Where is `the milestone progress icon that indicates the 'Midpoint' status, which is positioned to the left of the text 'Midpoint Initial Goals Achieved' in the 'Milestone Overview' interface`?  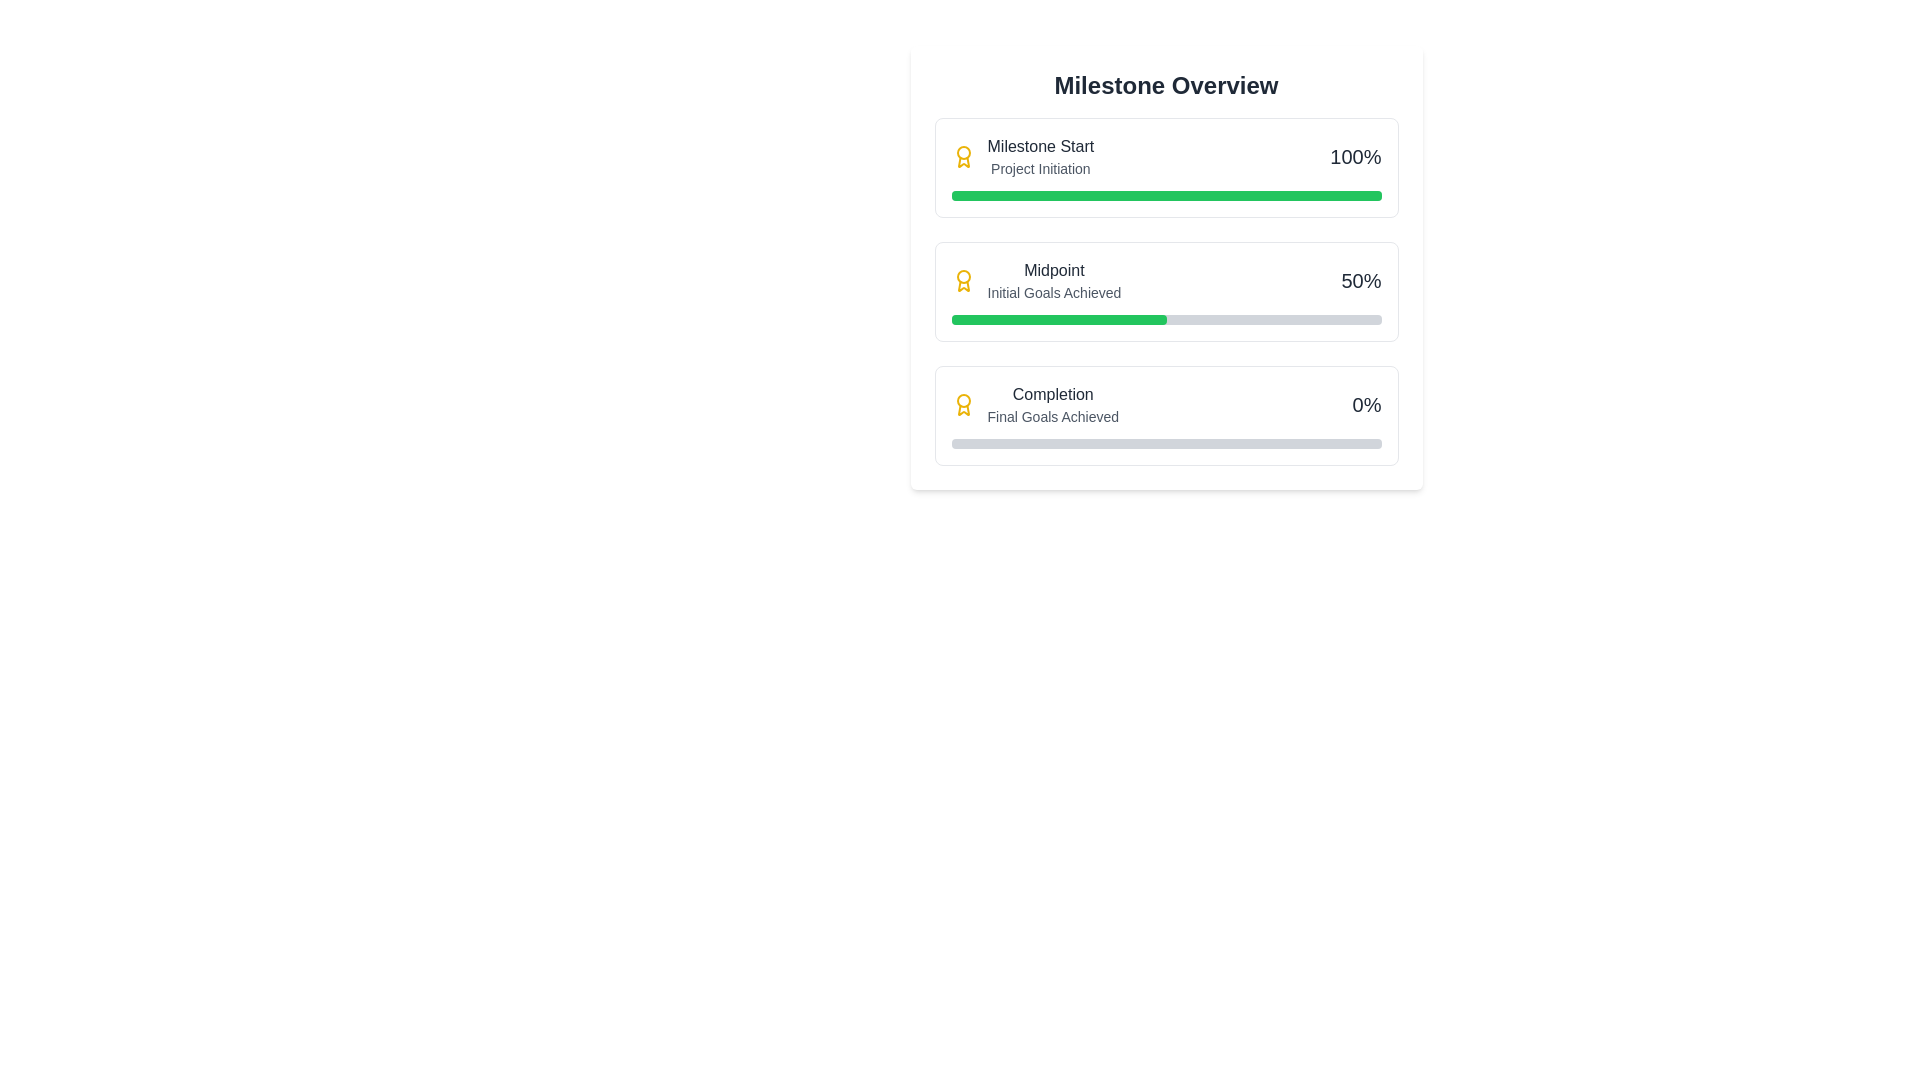
the milestone progress icon that indicates the 'Midpoint' status, which is positioned to the left of the text 'Midpoint Initial Goals Achieved' in the 'Milestone Overview' interface is located at coordinates (963, 281).